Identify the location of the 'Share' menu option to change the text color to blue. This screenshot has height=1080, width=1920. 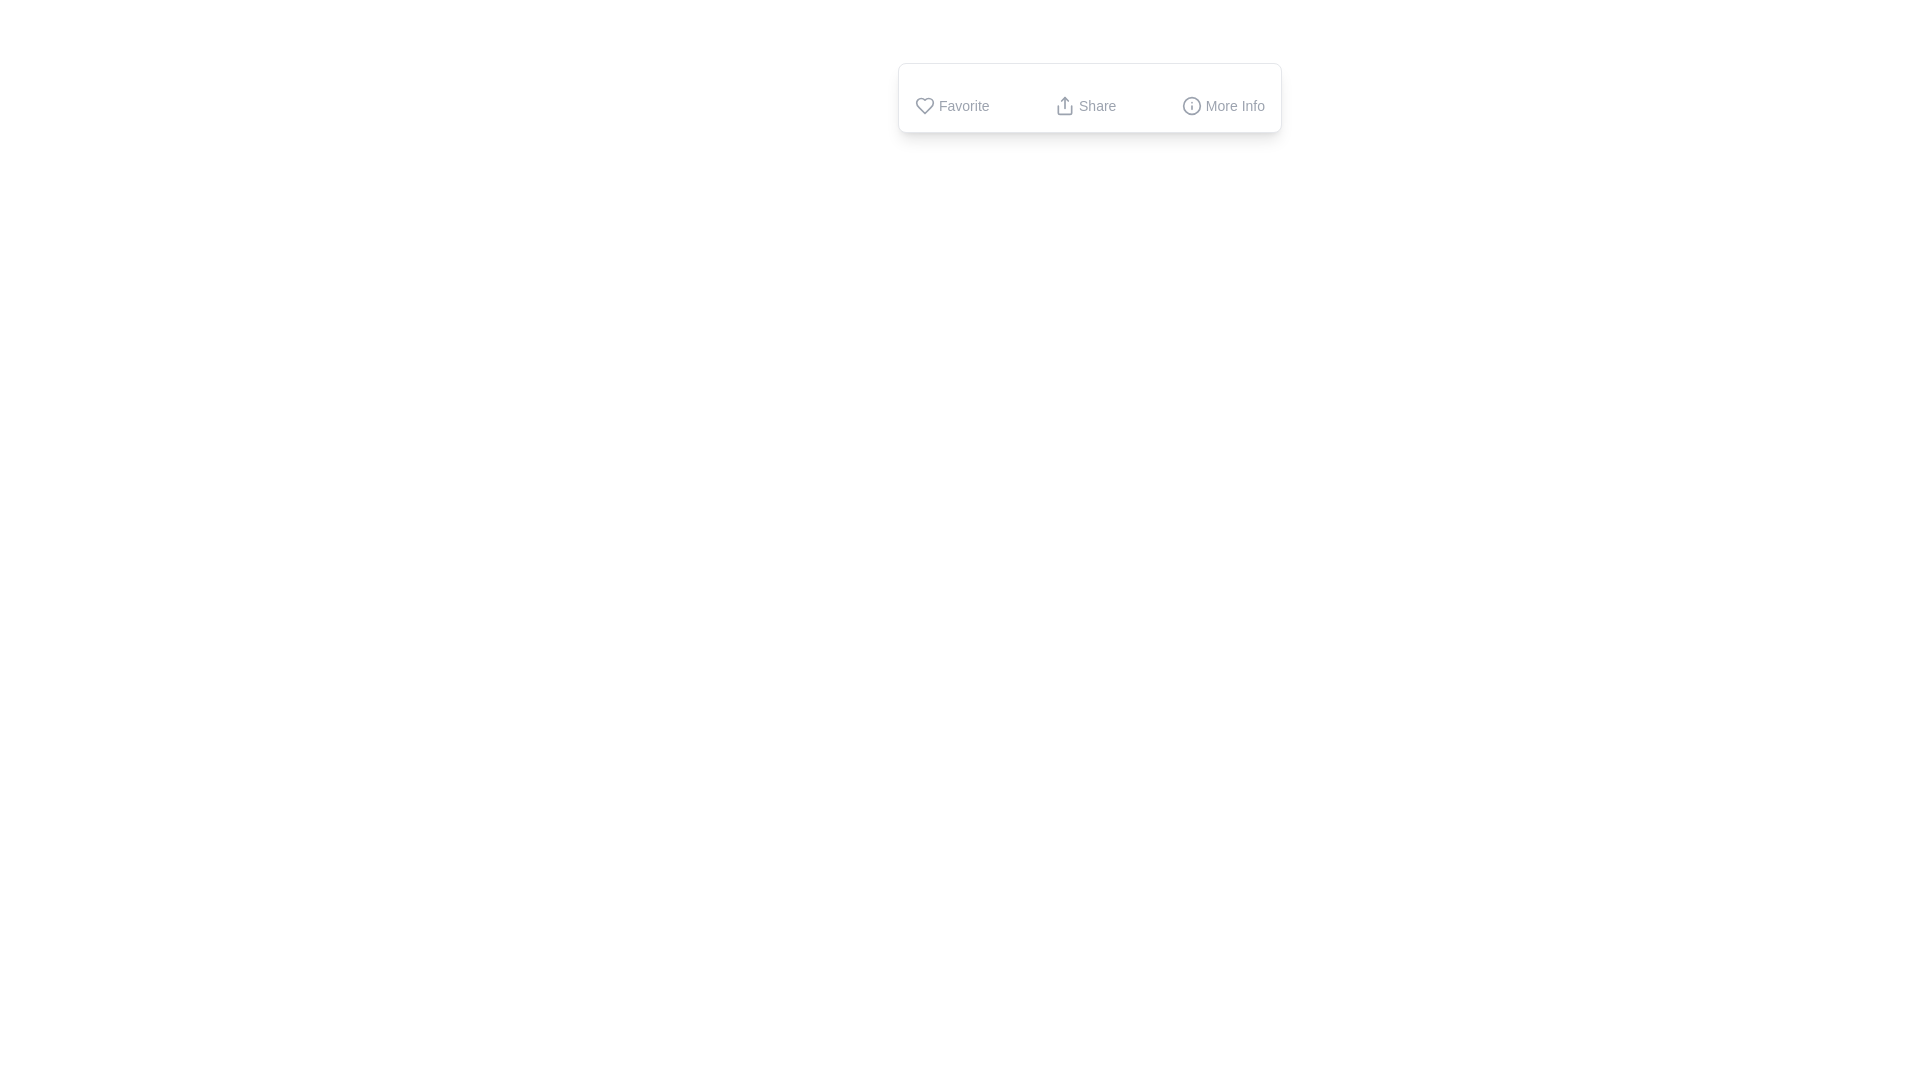
(1088, 97).